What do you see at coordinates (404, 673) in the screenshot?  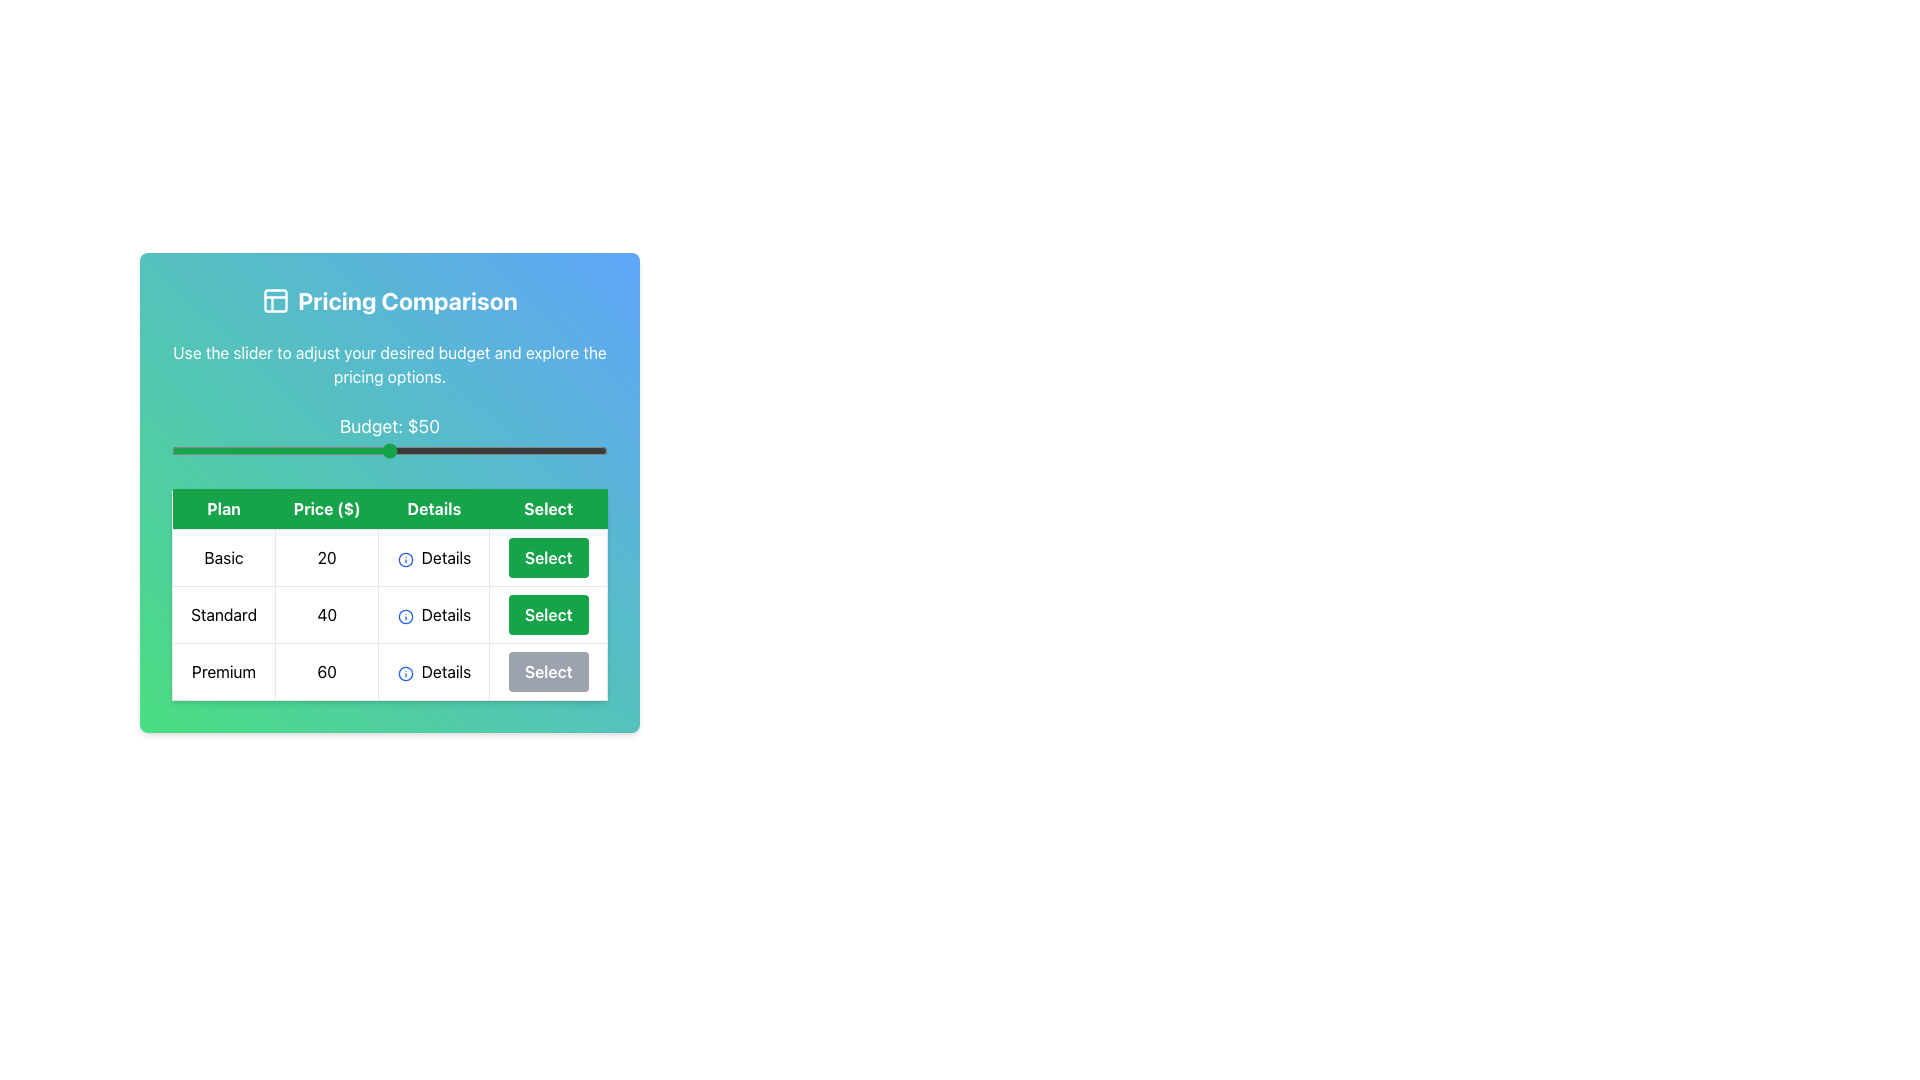 I see `the blue circular icon in the 'Details' cell of the Premium pricing row` at bounding box center [404, 673].